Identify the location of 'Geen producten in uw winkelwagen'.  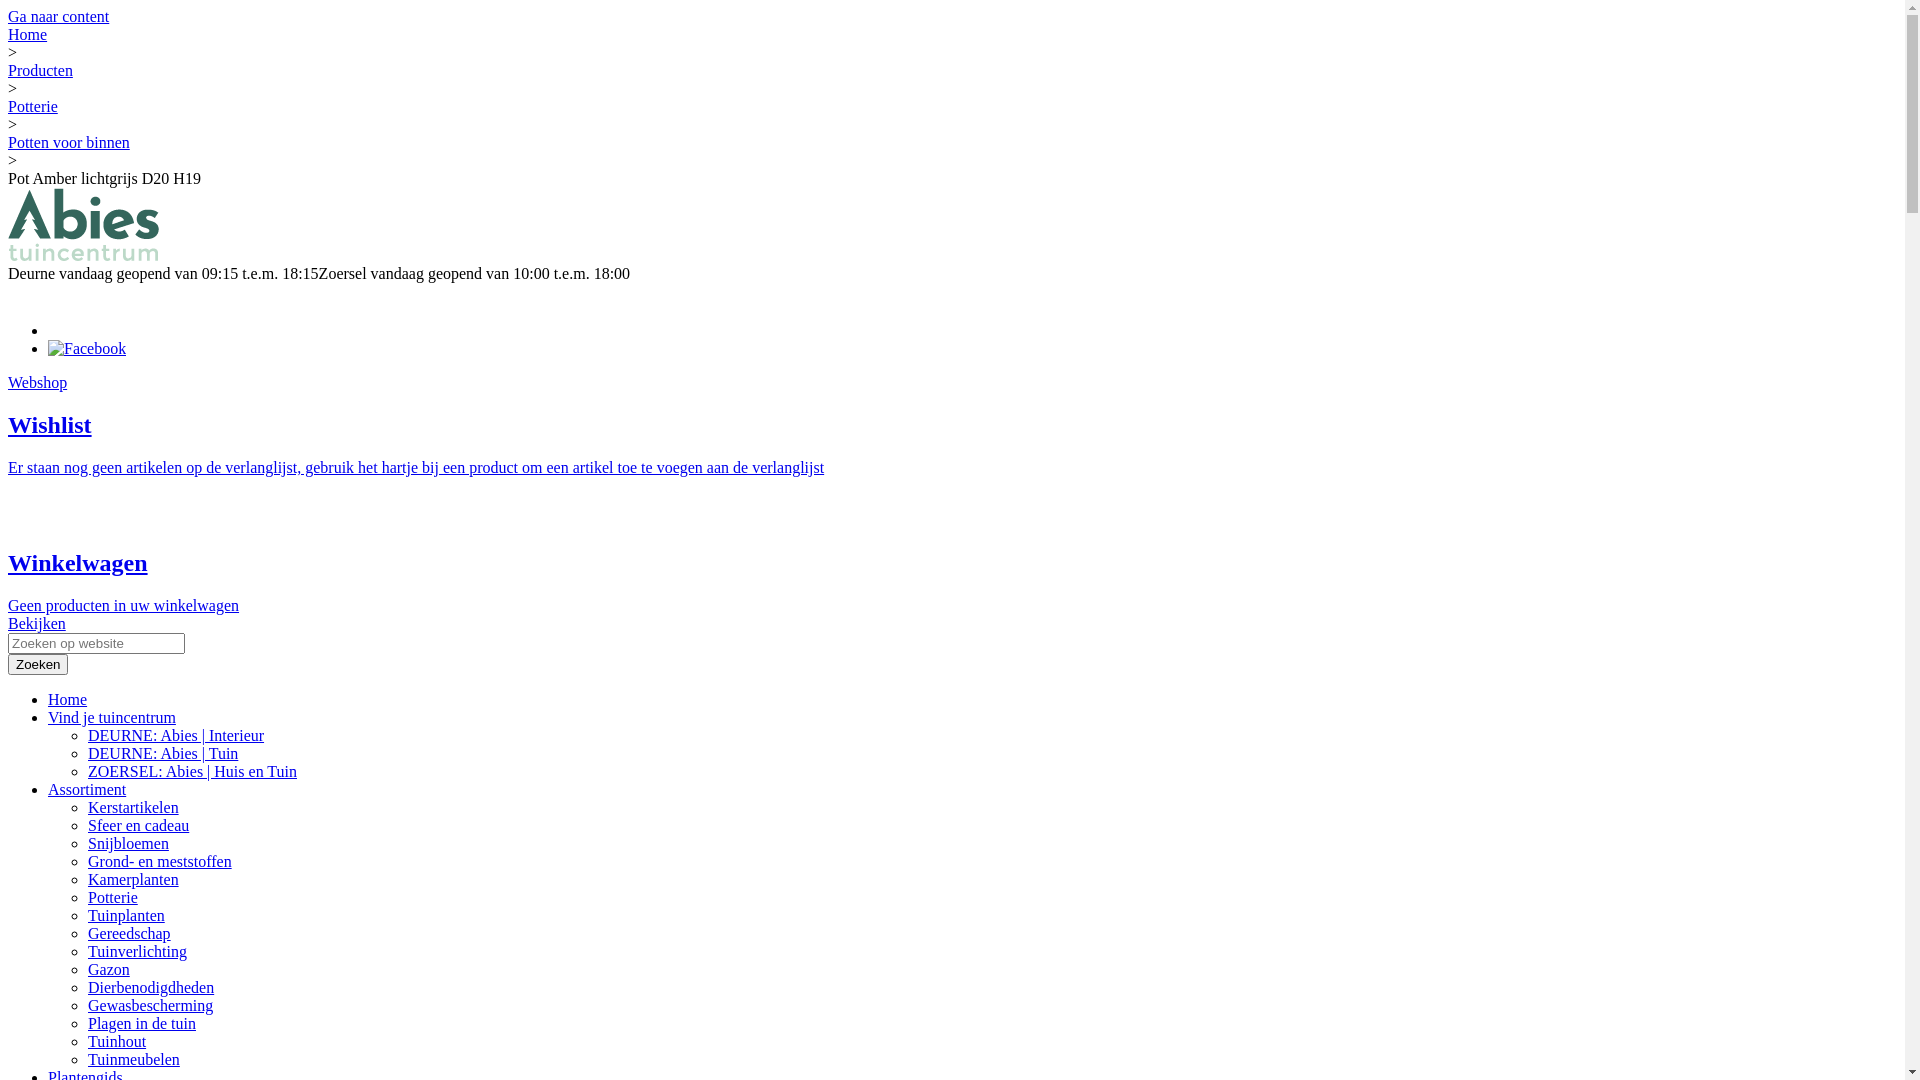
(122, 604).